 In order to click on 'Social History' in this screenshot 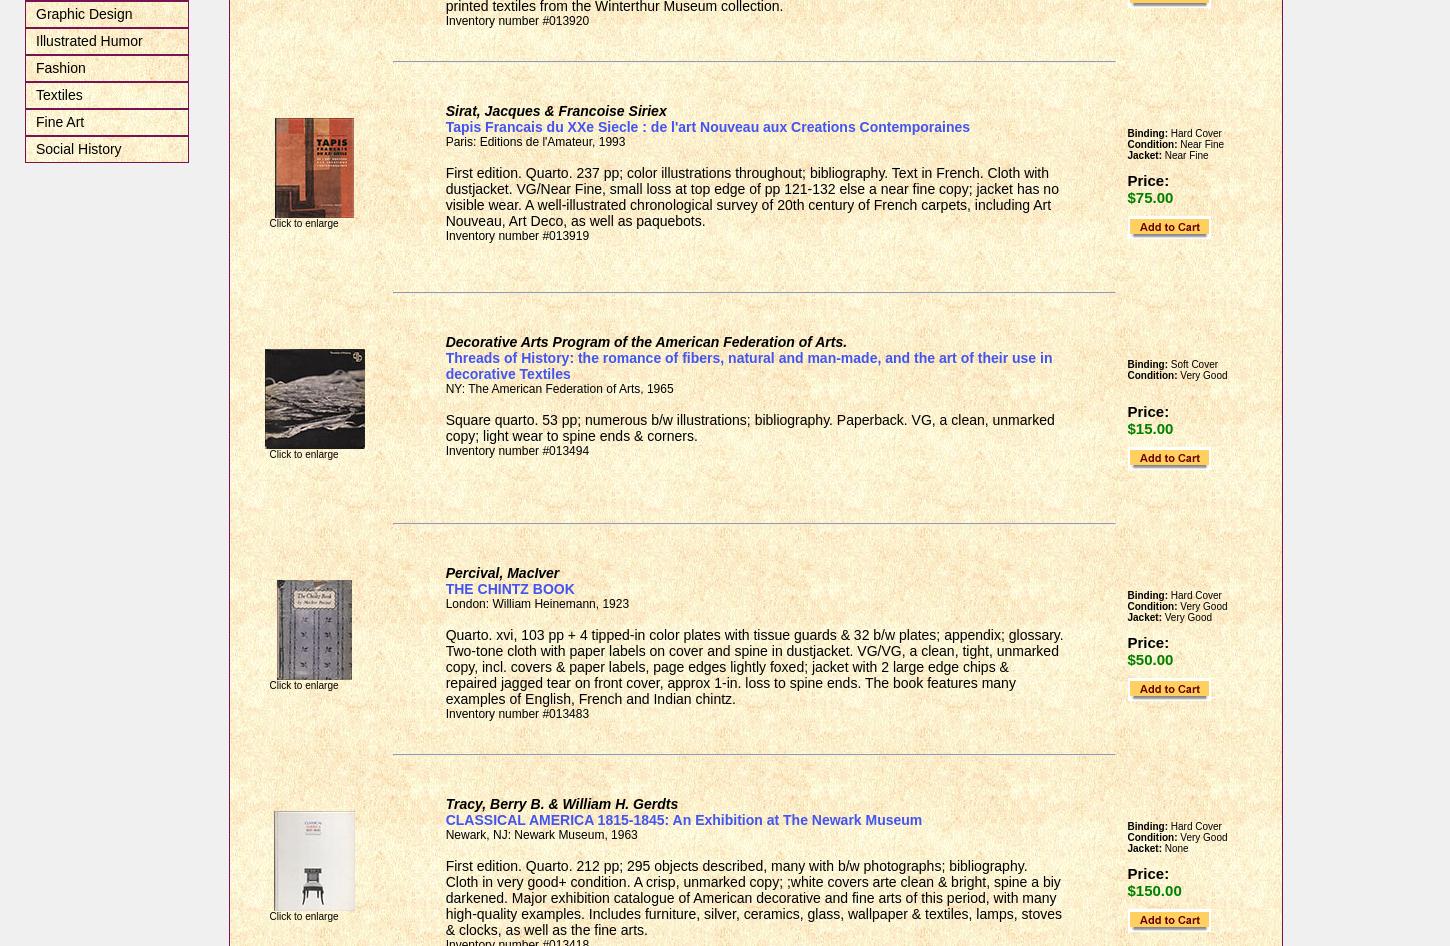, I will do `click(78, 146)`.